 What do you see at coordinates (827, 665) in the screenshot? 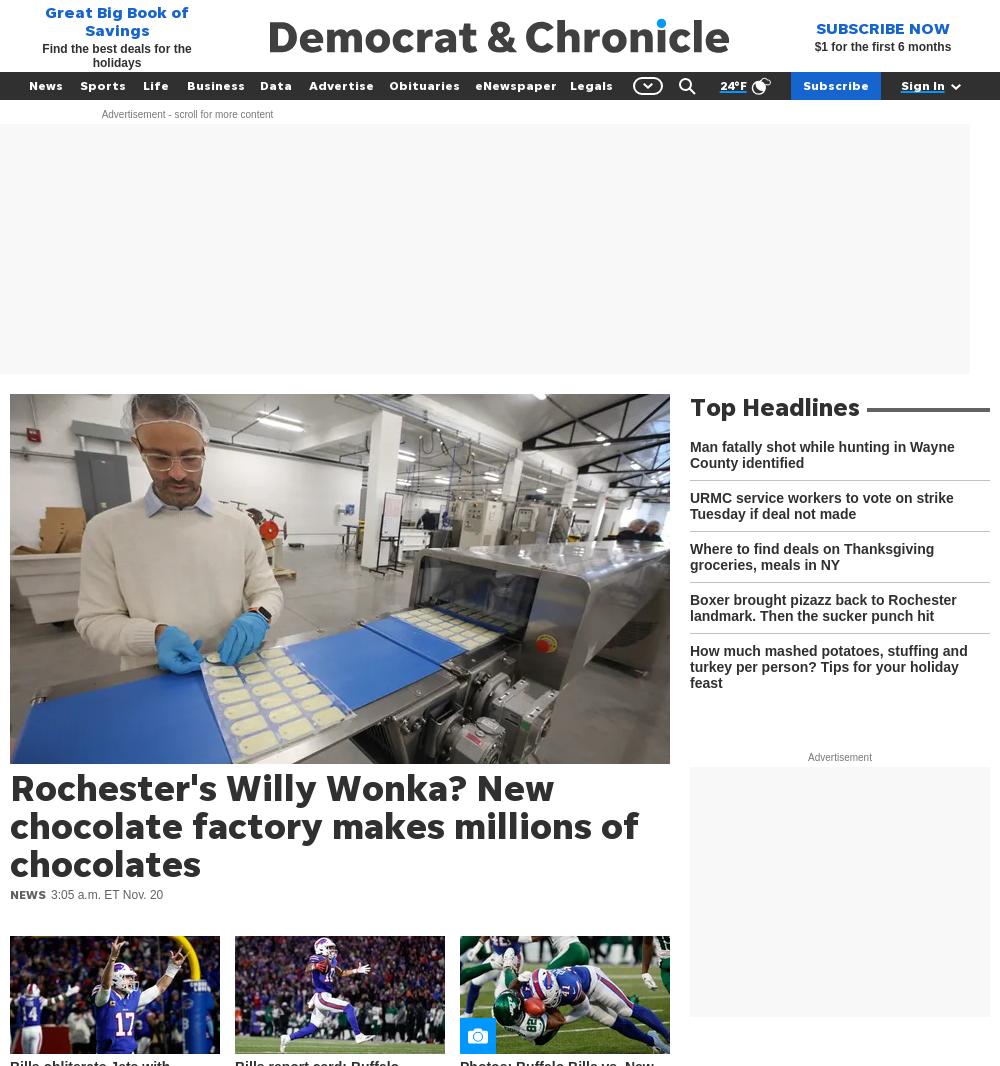
I see `'How much mashed potatoes, stuffing and turkey per person? Tips for your holiday feast'` at bounding box center [827, 665].